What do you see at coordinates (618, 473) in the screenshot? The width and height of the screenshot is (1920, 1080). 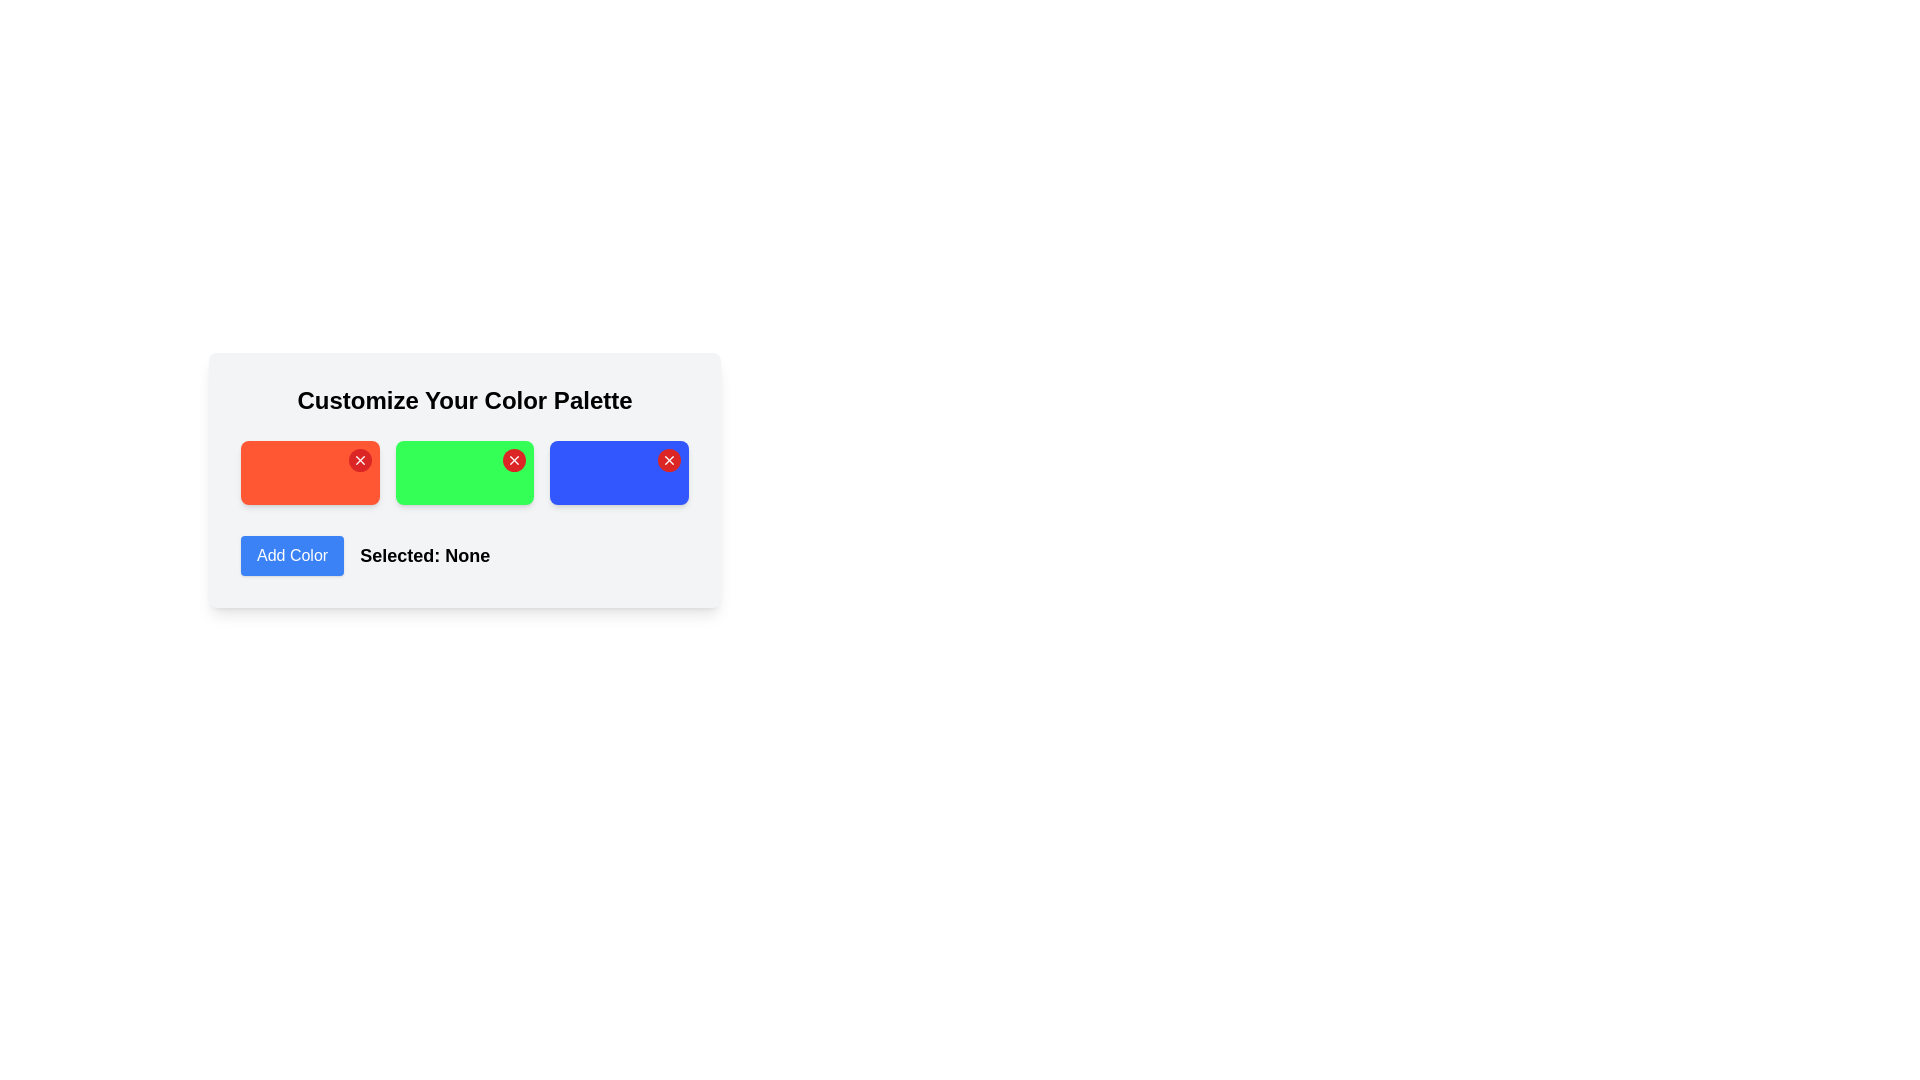 I see `the third button in the color palette customization interface` at bounding box center [618, 473].